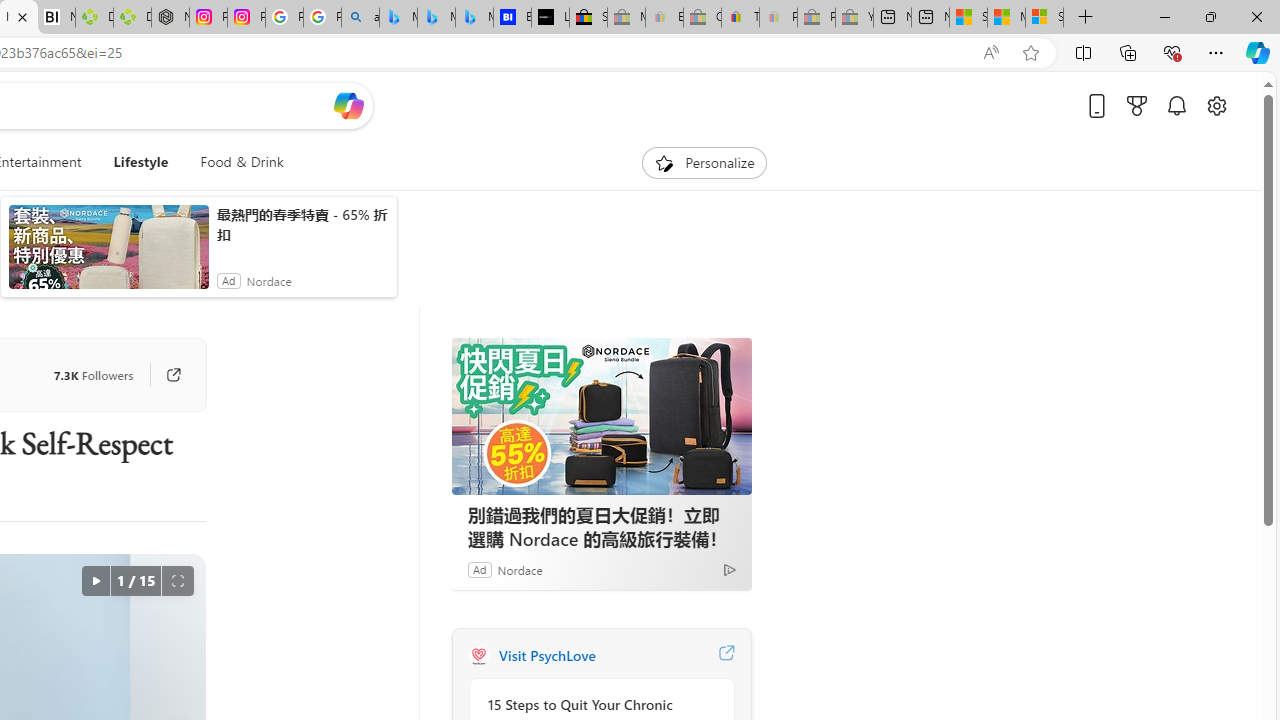 This screenshot has width=1280, height=720. Describe the element at coordinates (968, 17) in the screenshot. I see `'Shanghai, China hourly forecast | Microsoft Weather'` at that location.